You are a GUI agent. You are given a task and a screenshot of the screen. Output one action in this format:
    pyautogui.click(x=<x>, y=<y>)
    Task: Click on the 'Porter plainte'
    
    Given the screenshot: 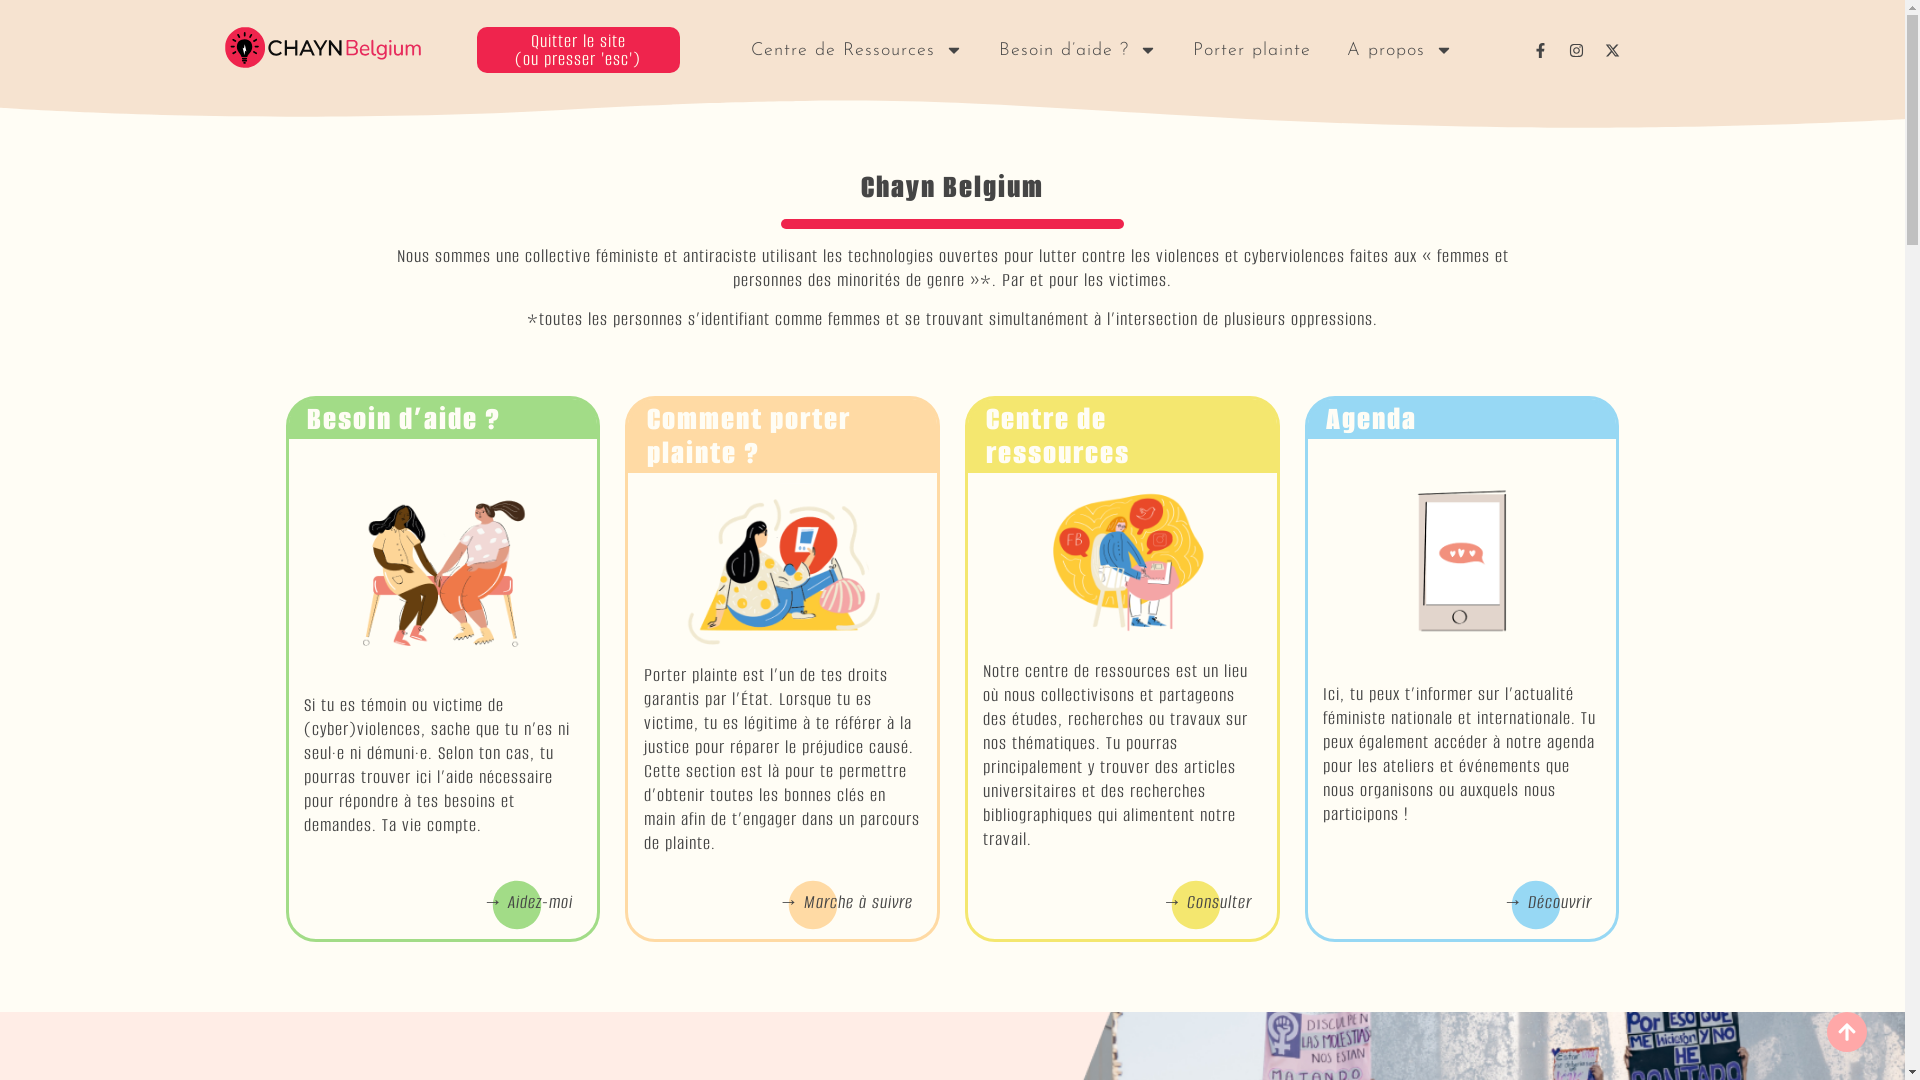 What is the action you would take?
    pyautogui.click(x=1251, y=49)
    